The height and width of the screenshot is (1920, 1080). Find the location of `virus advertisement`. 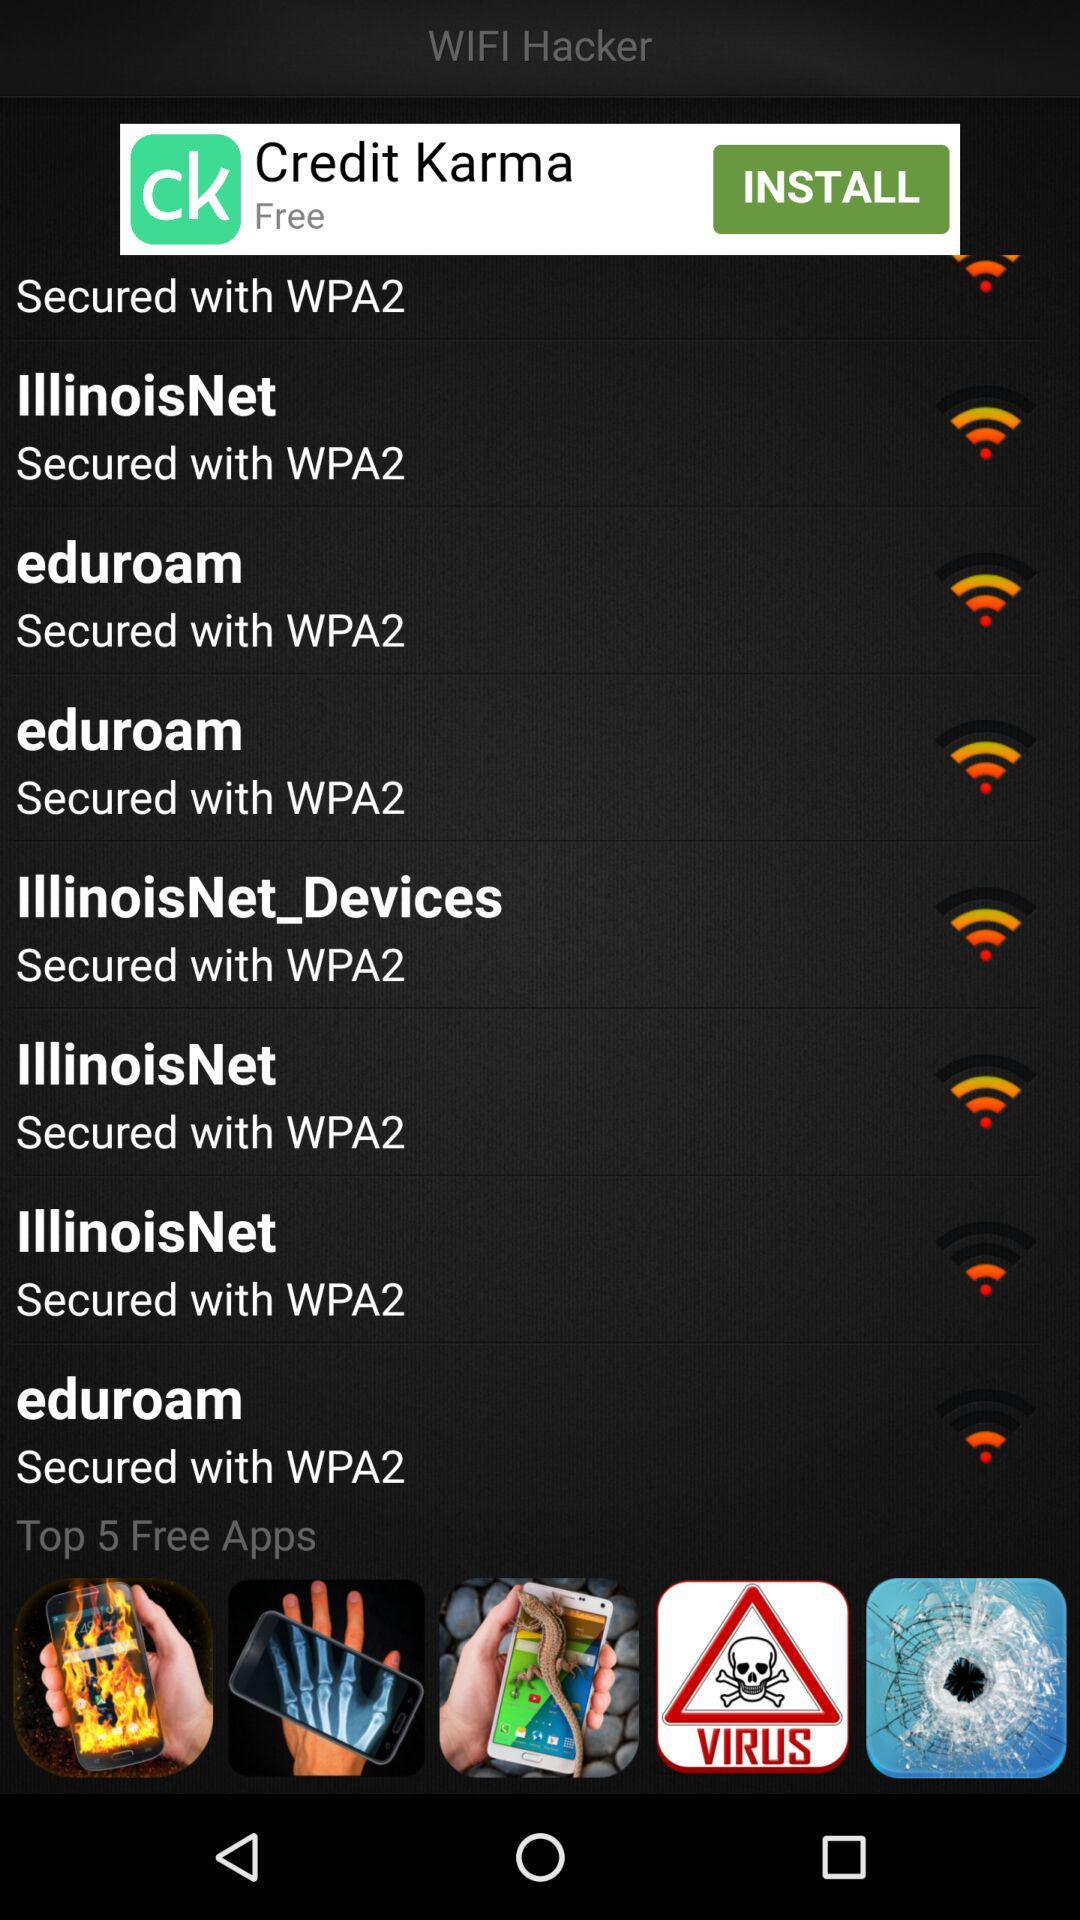

virus advertisement is located at coordinates (752, 1678).